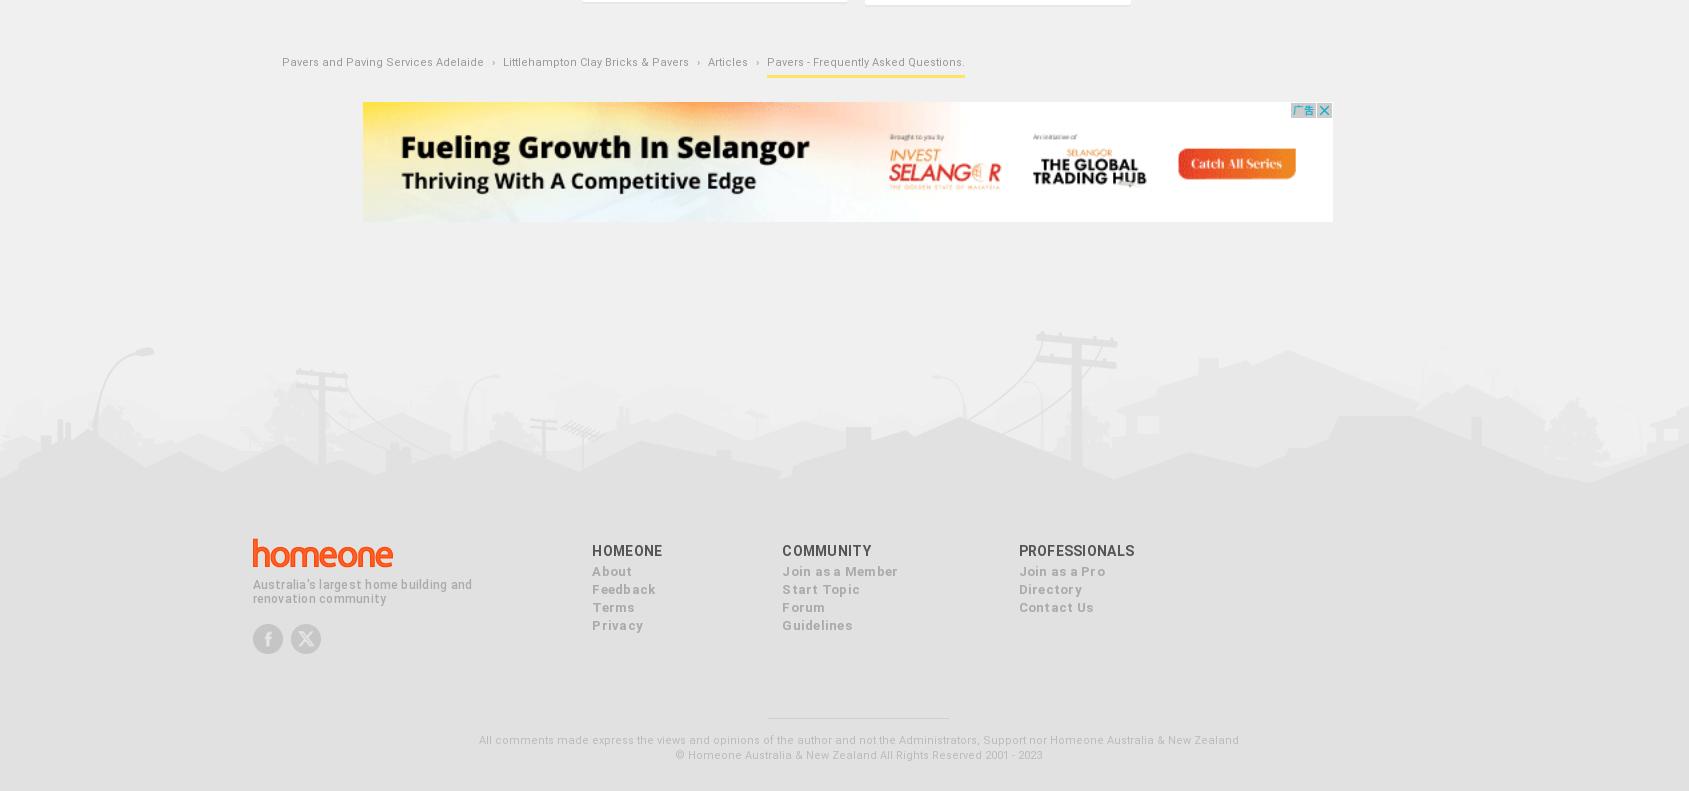 This screenshot has height=791, width=1689. What do you see at coordinates (381, 61) in the screenshot?
I see `'Pavers and Paving Services Adelaide'` at bounding box center [381, 61].